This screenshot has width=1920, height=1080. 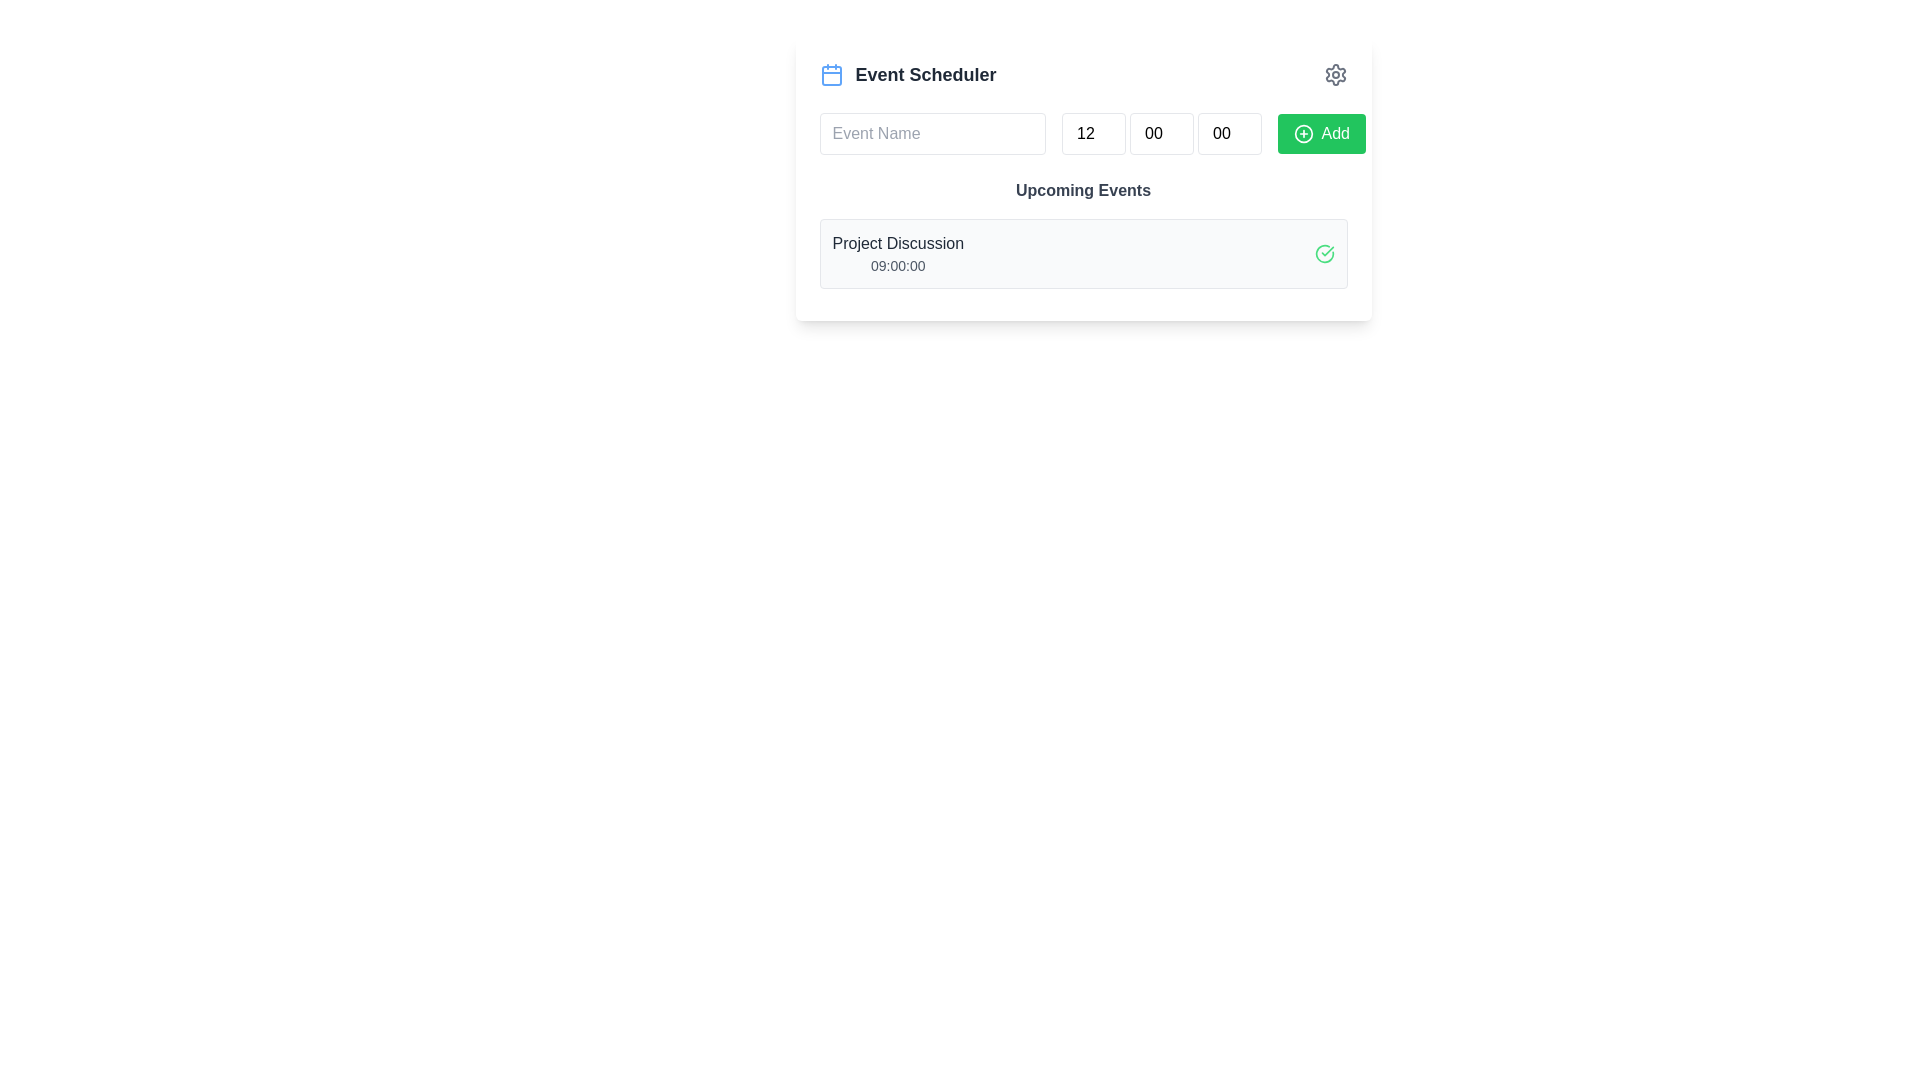 I want to click on the state of the completion indicator icon located to the far-right of the row containing the text 'Project Discussion 09:00:00', so click(x=1324, y=253).